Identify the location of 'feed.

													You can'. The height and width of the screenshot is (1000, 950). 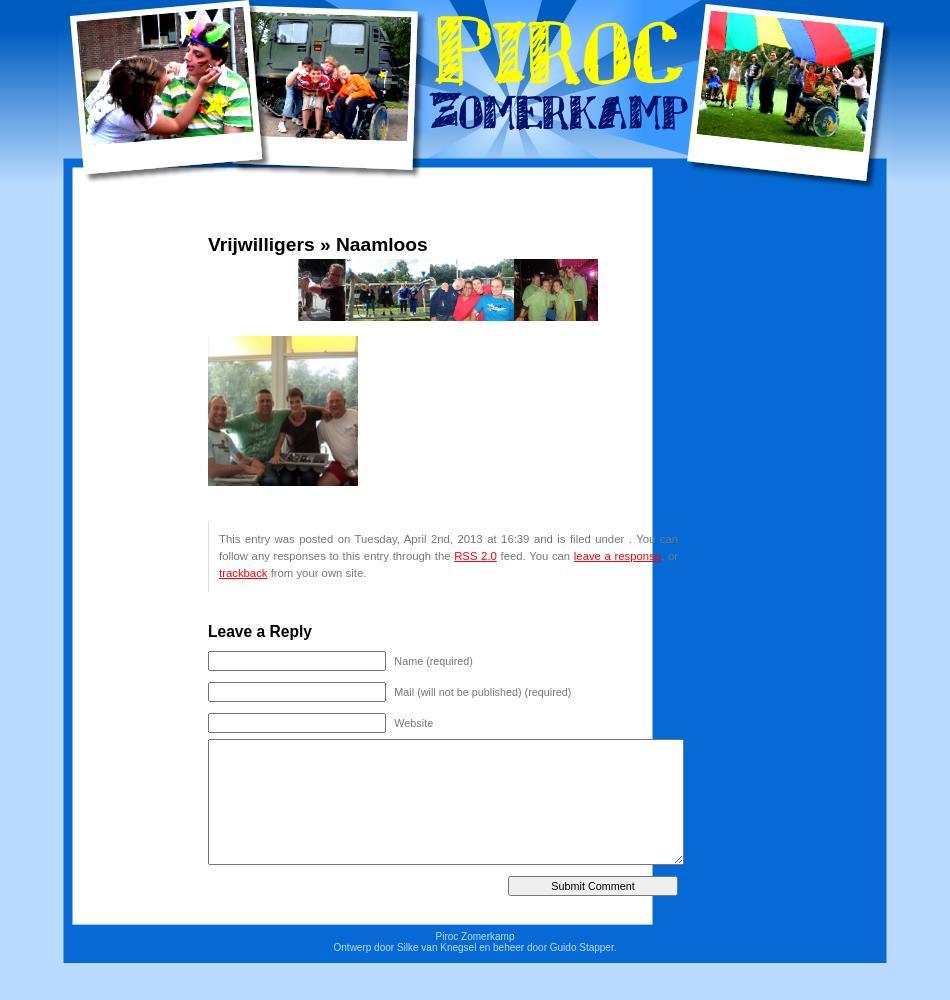
(534, 555).